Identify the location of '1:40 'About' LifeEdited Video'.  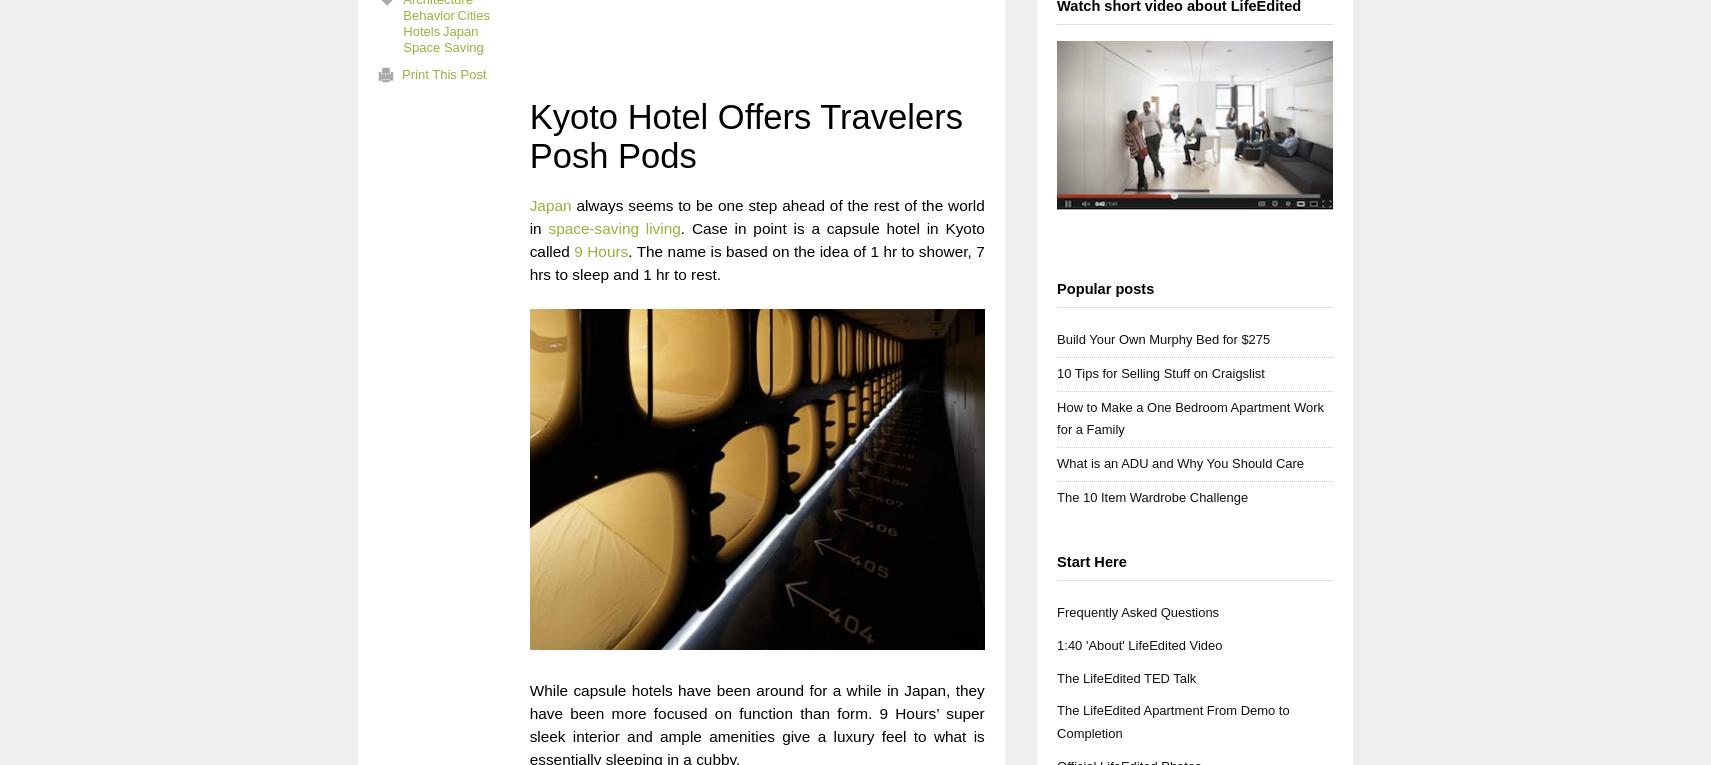
(1139, 645).